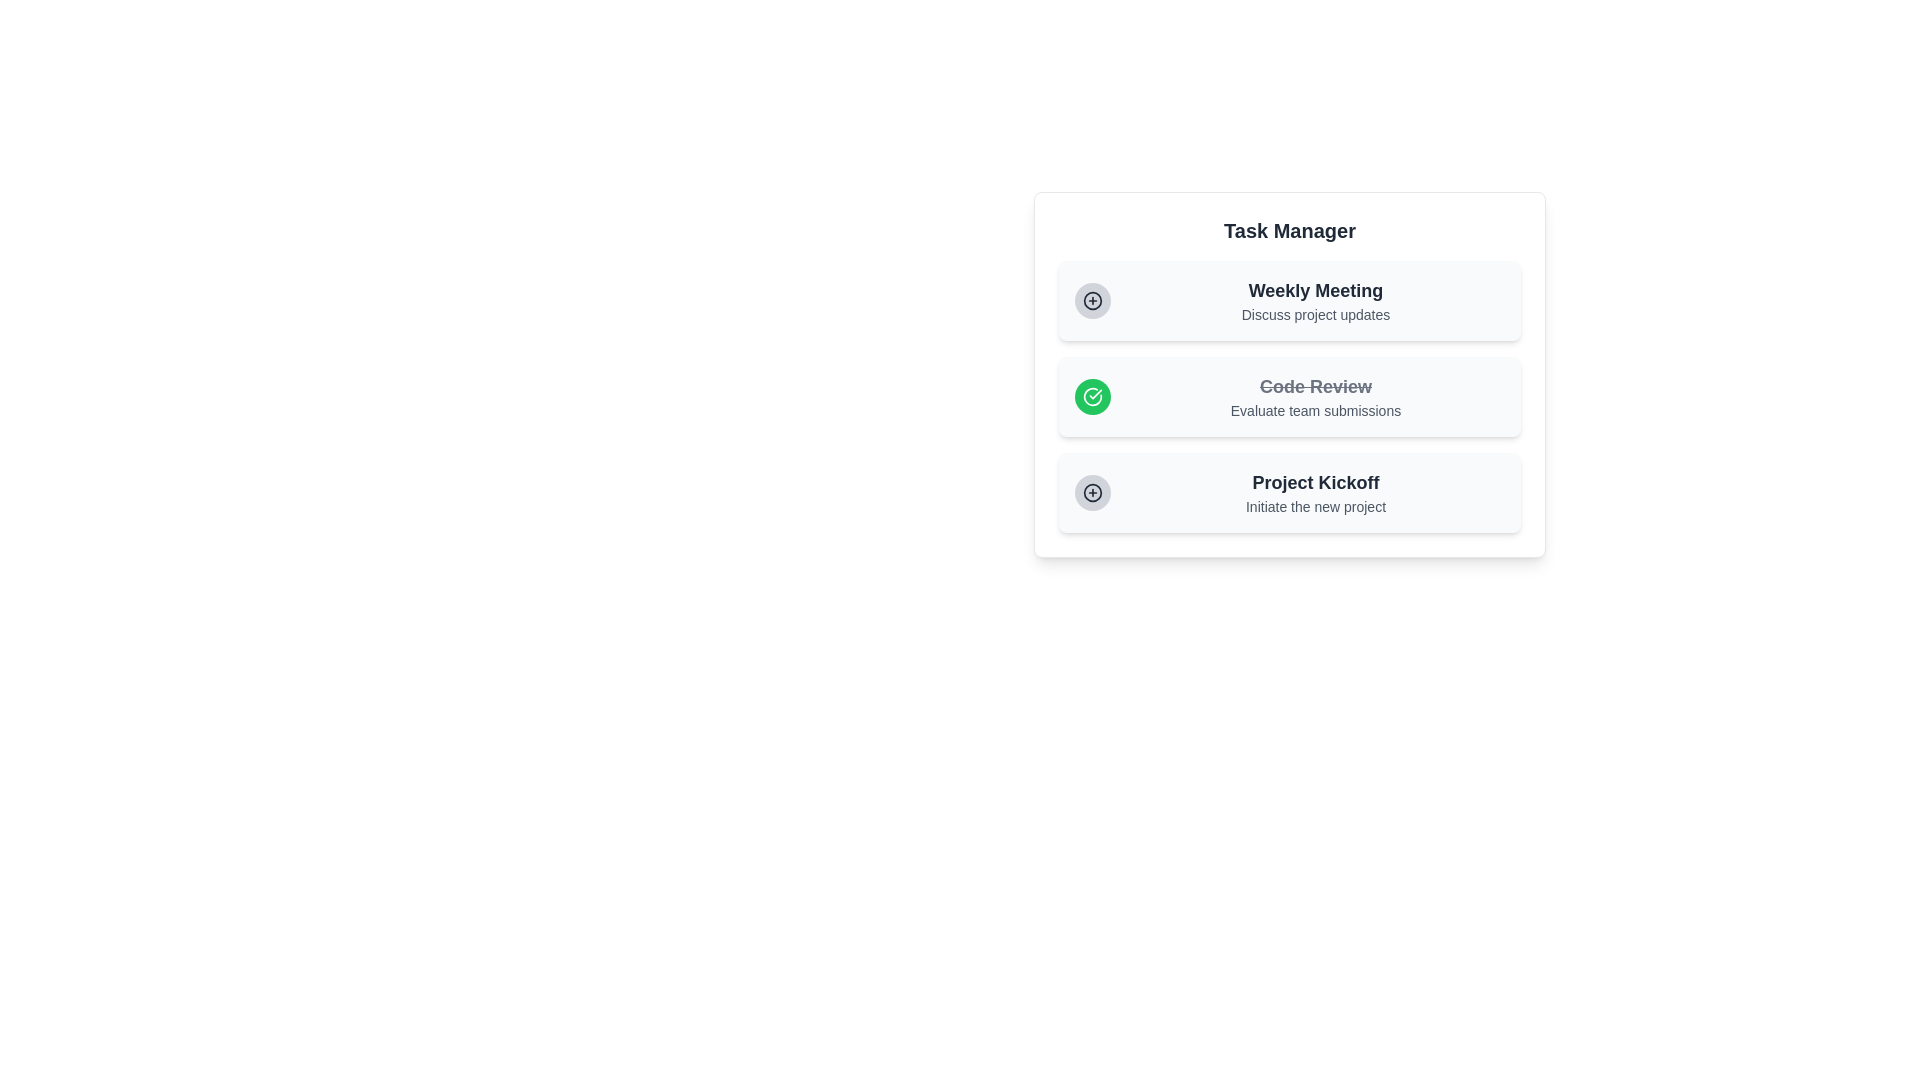 This screenshot has height=1080, width=1920. Describe the element at coordinates (1290, 300) in the screenshot. I see `the first card in the vertical list of task items, which features a circular icon with a plus symbol and the title 'Weekly Meeting'` at that location.